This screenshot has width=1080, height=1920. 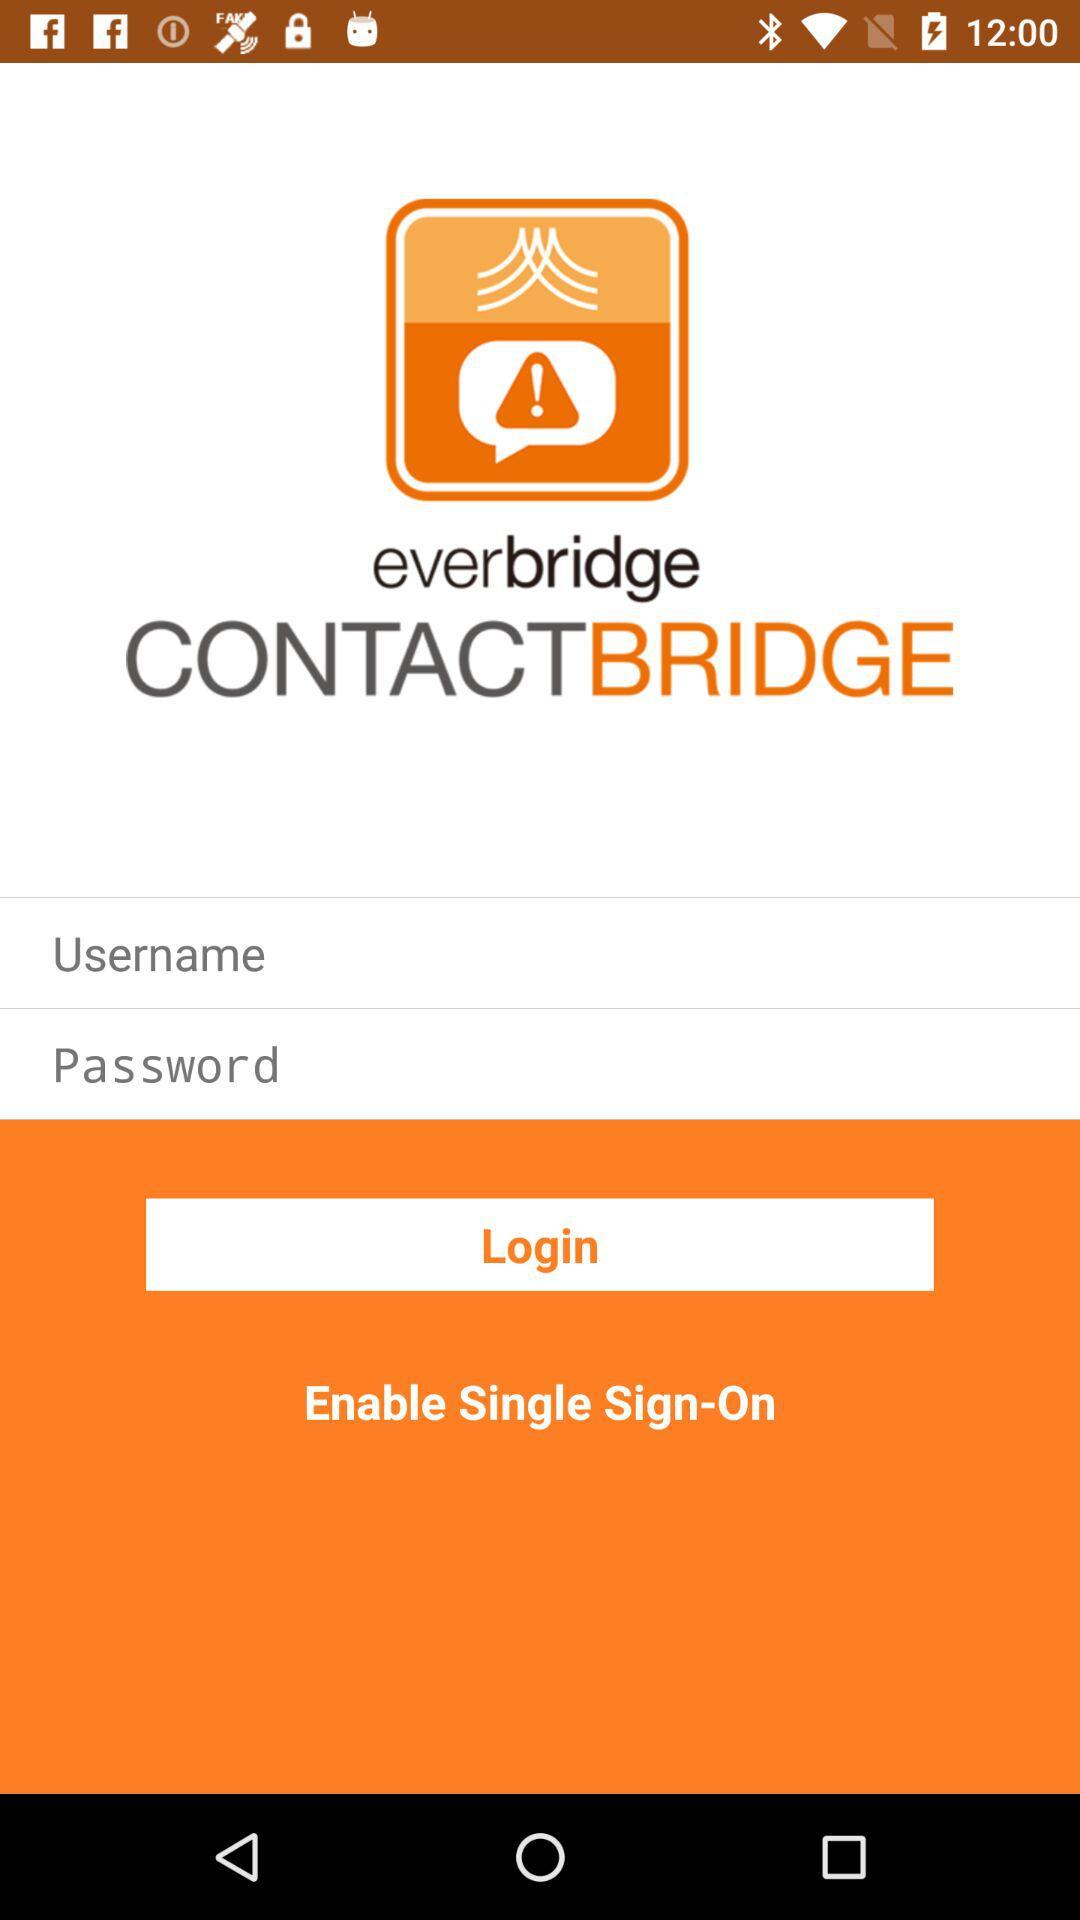 What do you see at coordinates (540, 1400) in the screenshot?
I see `the enable single sign icon` at bounding box center [540, 1400].